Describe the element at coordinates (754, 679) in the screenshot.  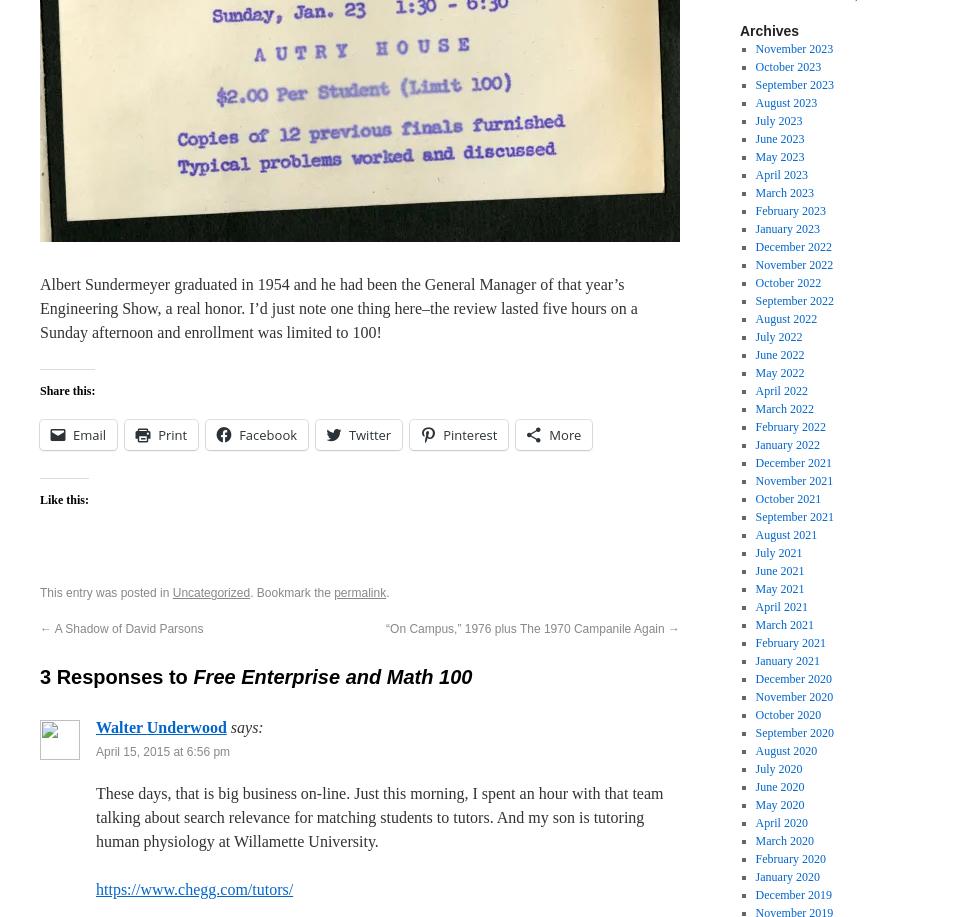
I see `'December 2020'` at that location.